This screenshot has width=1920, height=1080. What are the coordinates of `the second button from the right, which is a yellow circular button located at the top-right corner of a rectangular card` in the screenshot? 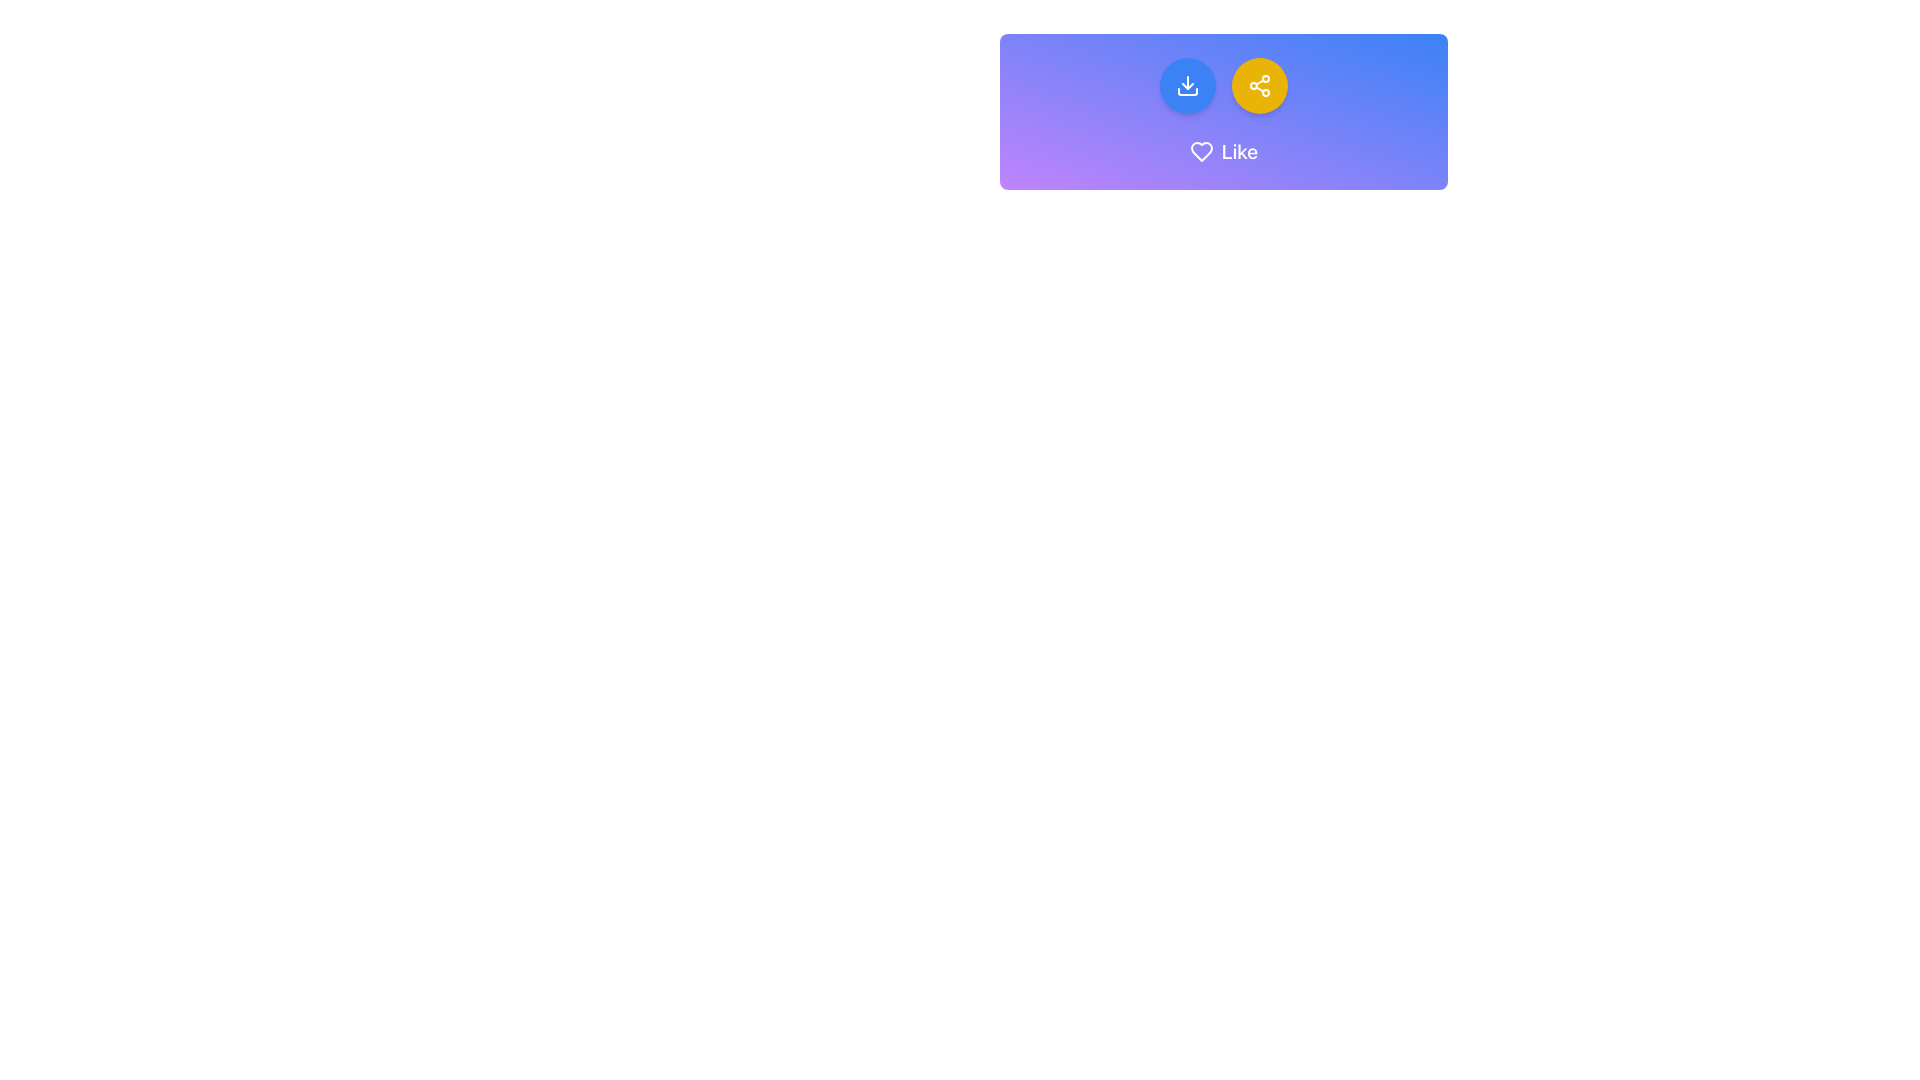 It's located at (1258, 84).